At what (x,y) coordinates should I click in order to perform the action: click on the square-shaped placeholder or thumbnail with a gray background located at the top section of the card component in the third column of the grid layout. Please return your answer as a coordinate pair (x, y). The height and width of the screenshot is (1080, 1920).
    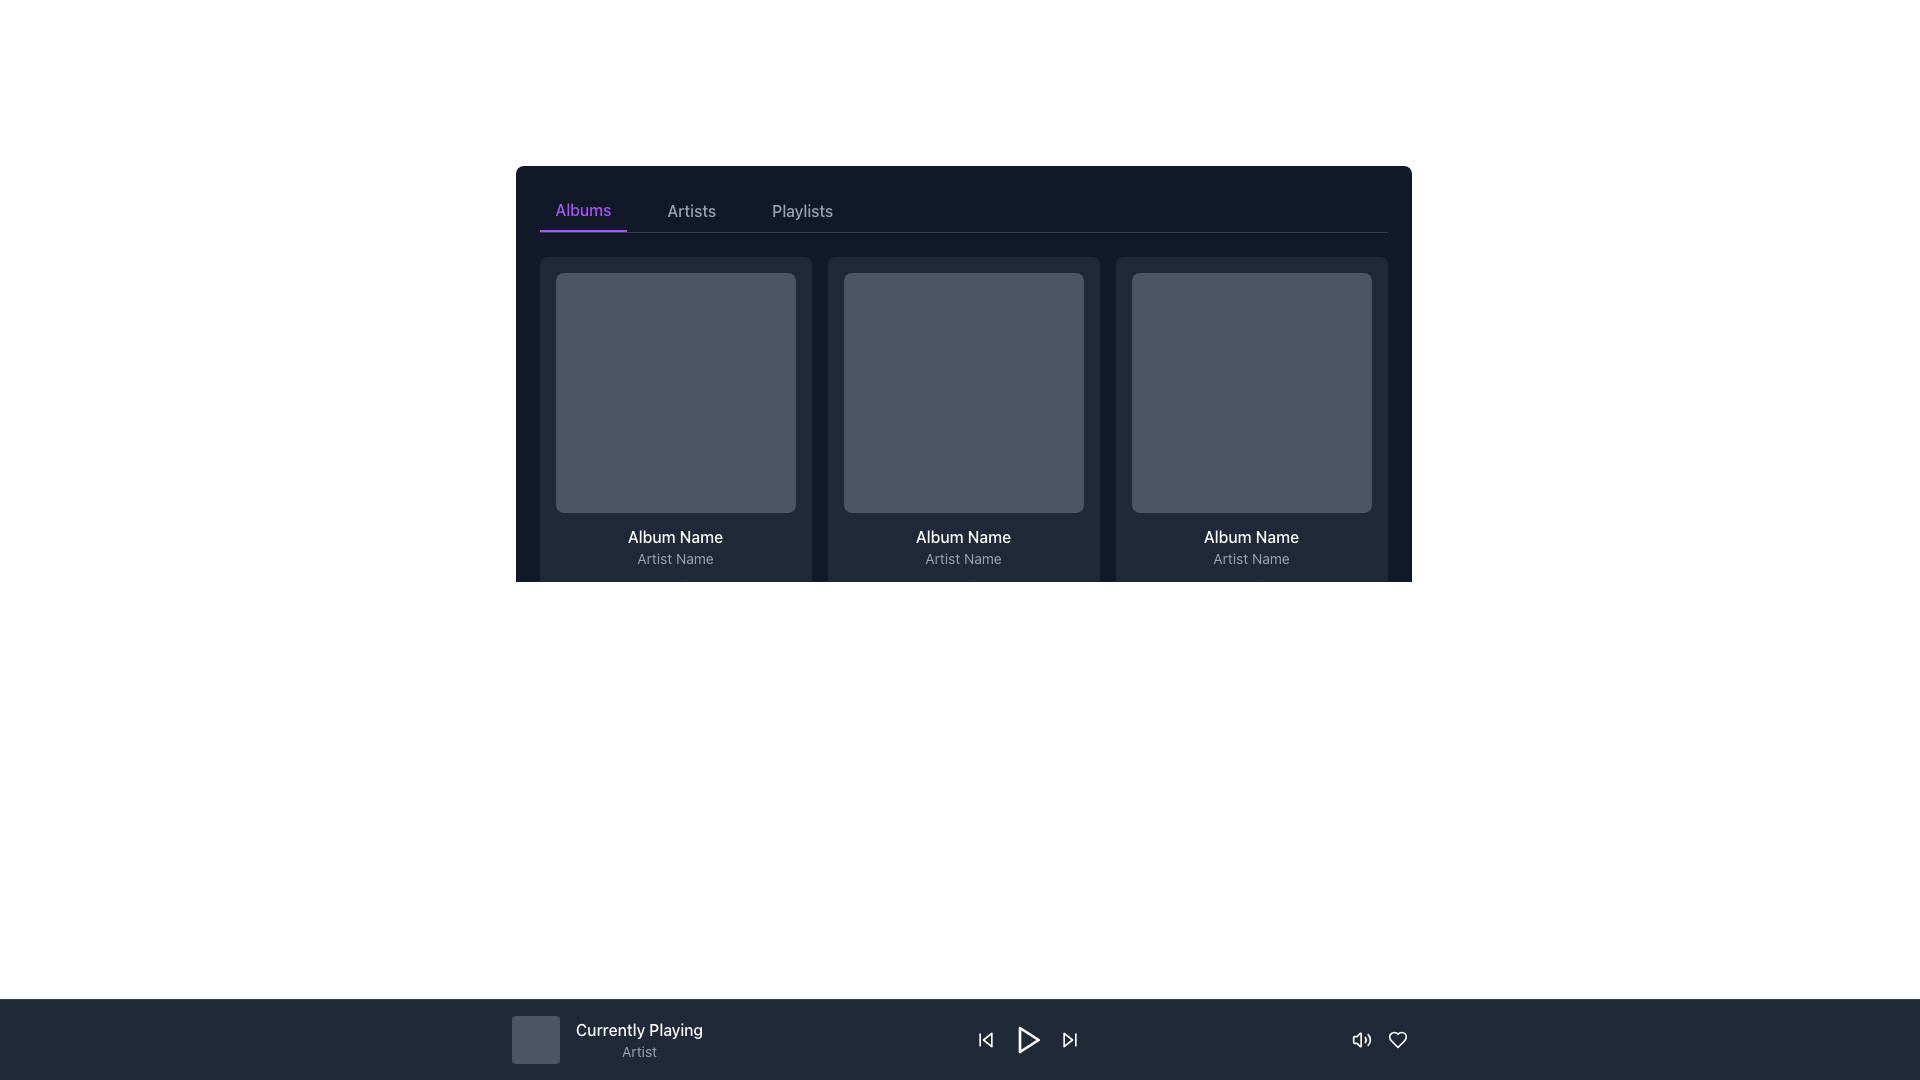
    Looking at the image, I should click on (1250, 393).